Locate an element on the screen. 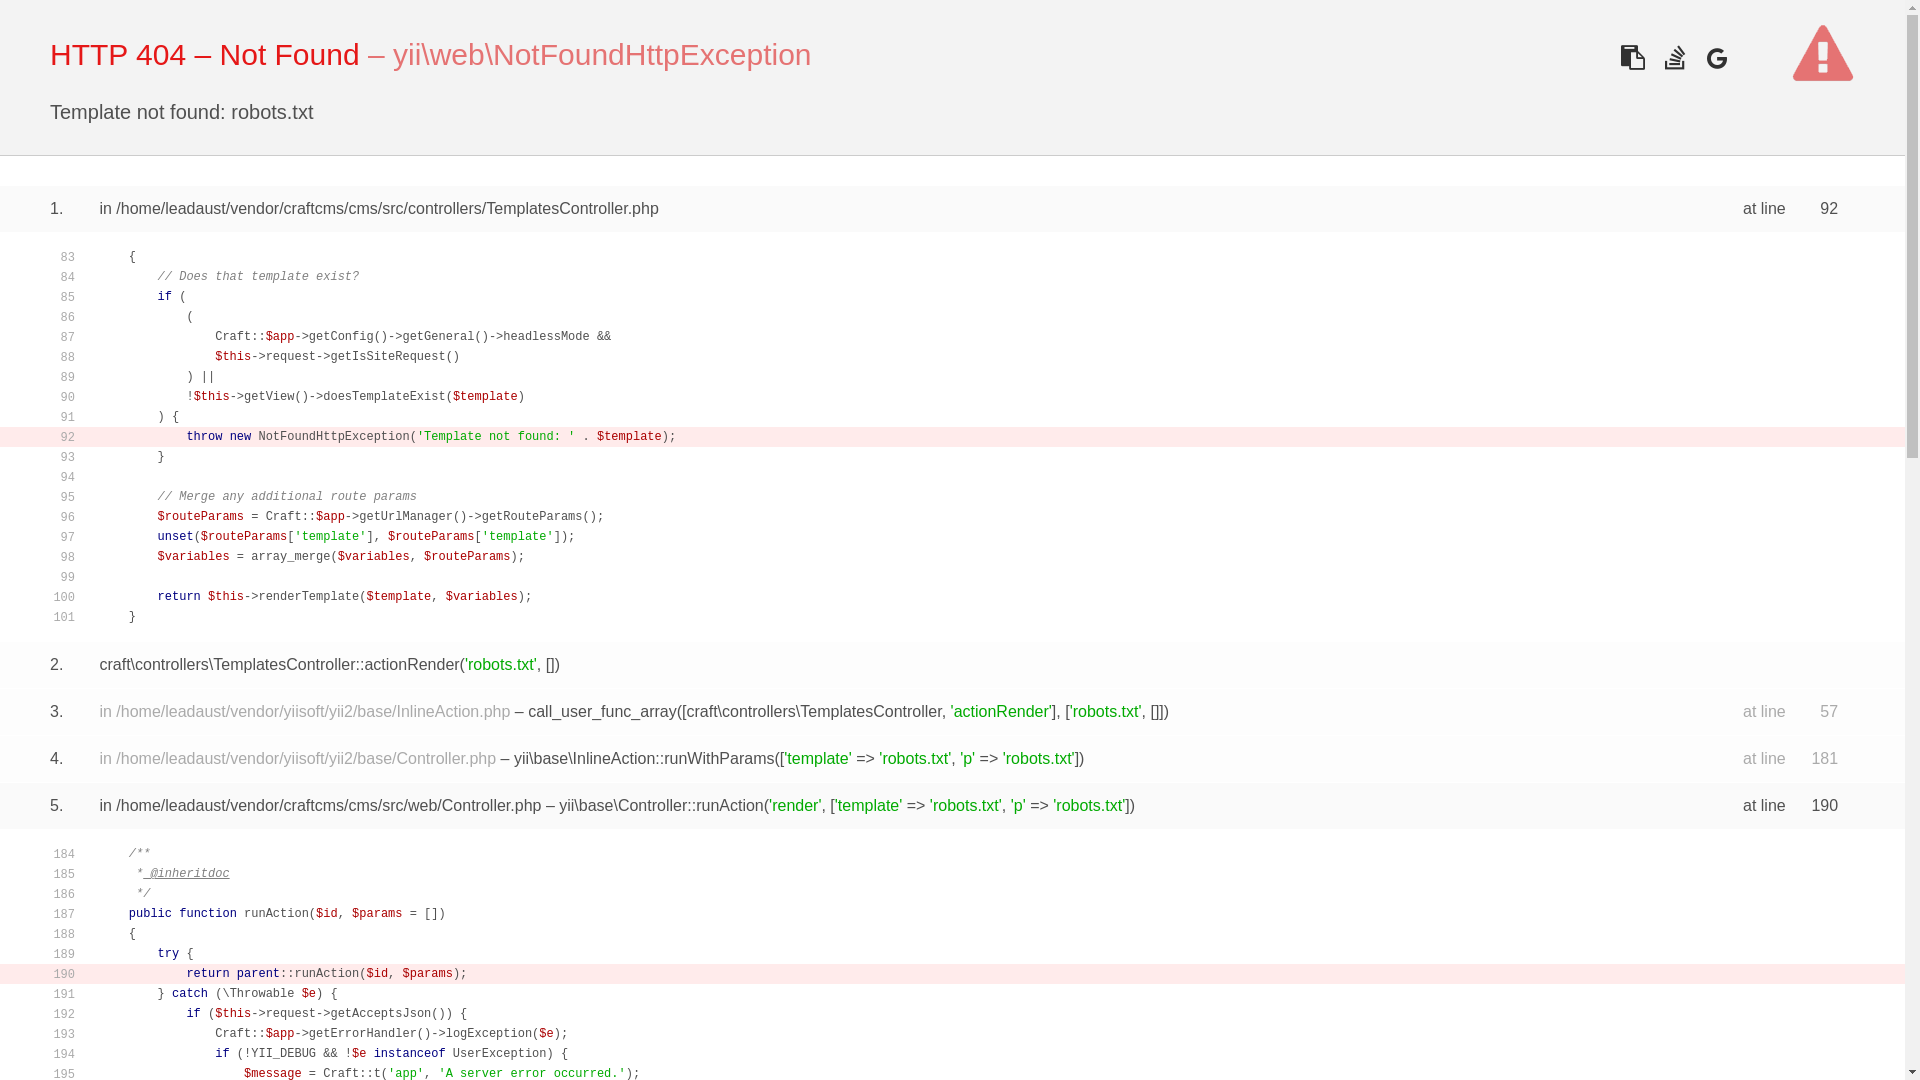 This screenshot has width=1920, height=1080. 'yii\base\Controller::runAction' is located at coordinates (661, 804).